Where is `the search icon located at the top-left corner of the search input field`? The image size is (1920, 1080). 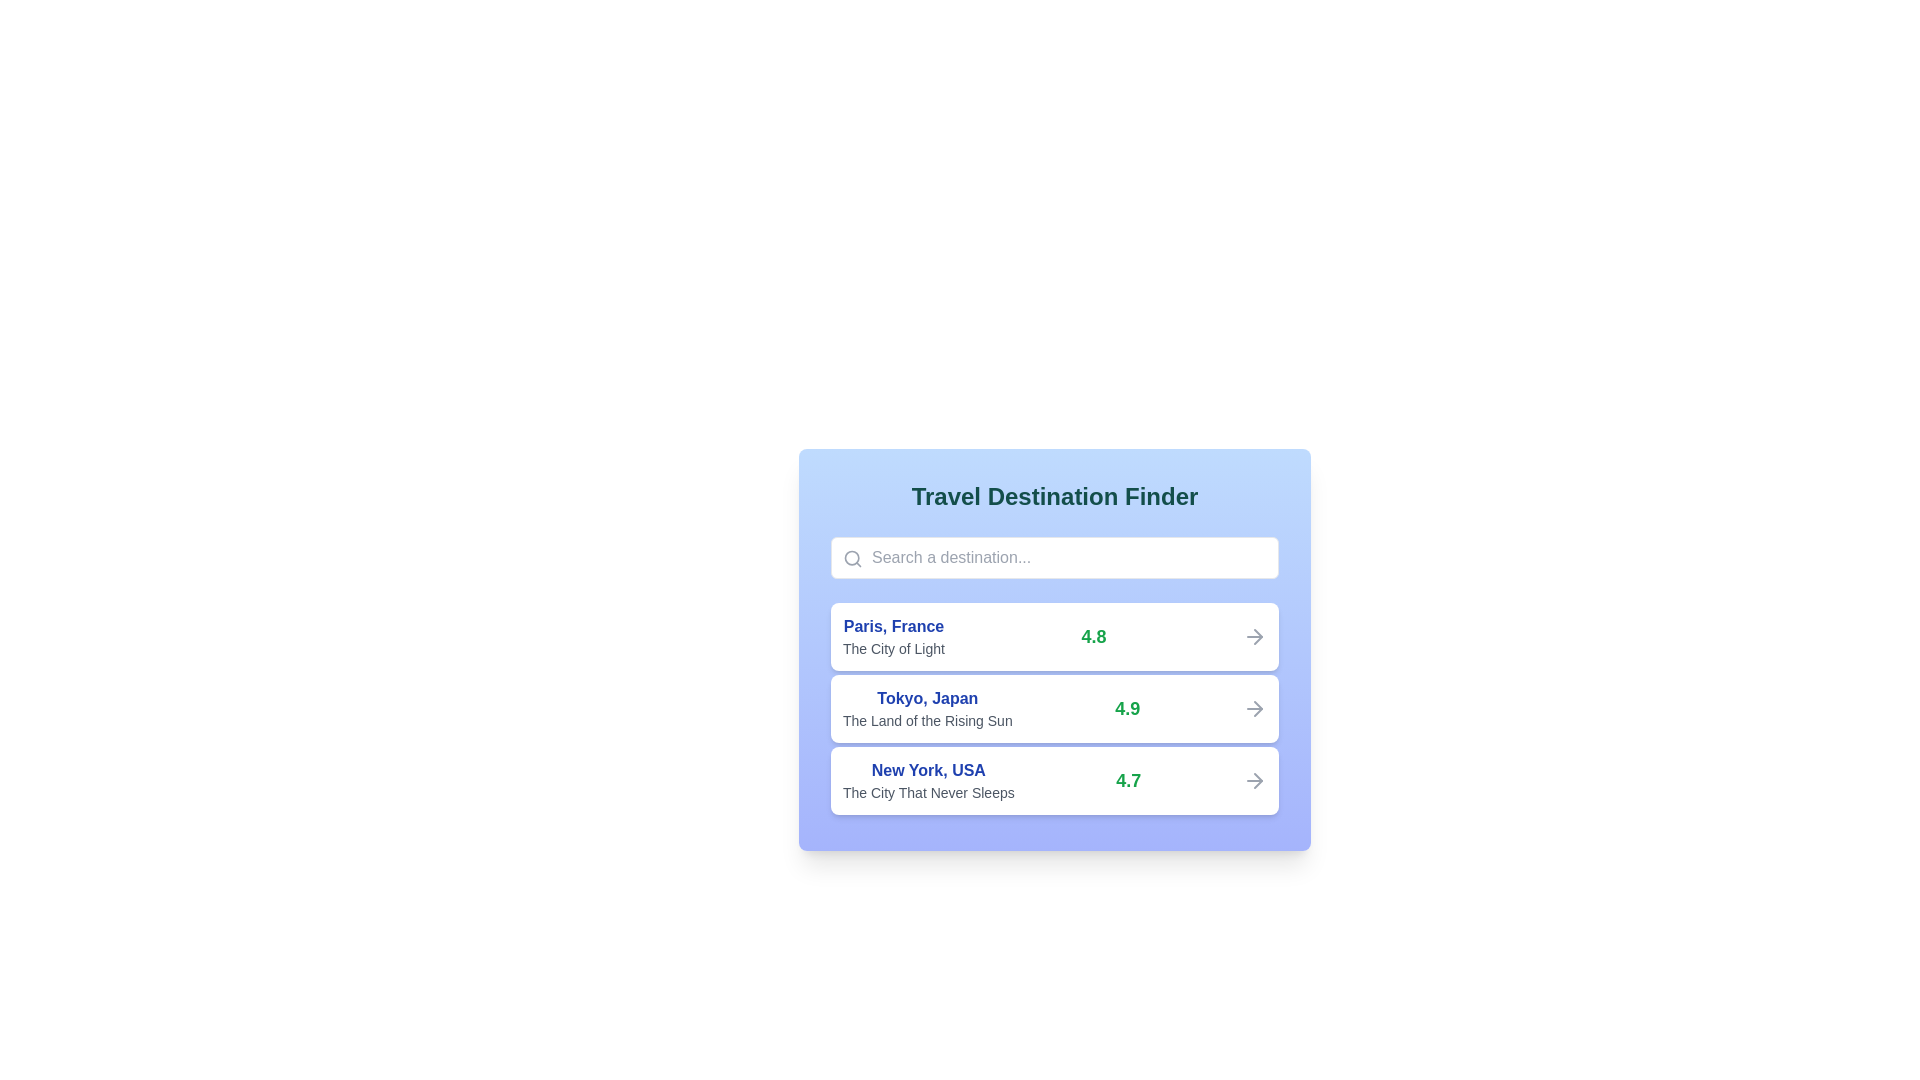 the search icon located at the top-left corner of the search input field is located at coordinates (853, 559).